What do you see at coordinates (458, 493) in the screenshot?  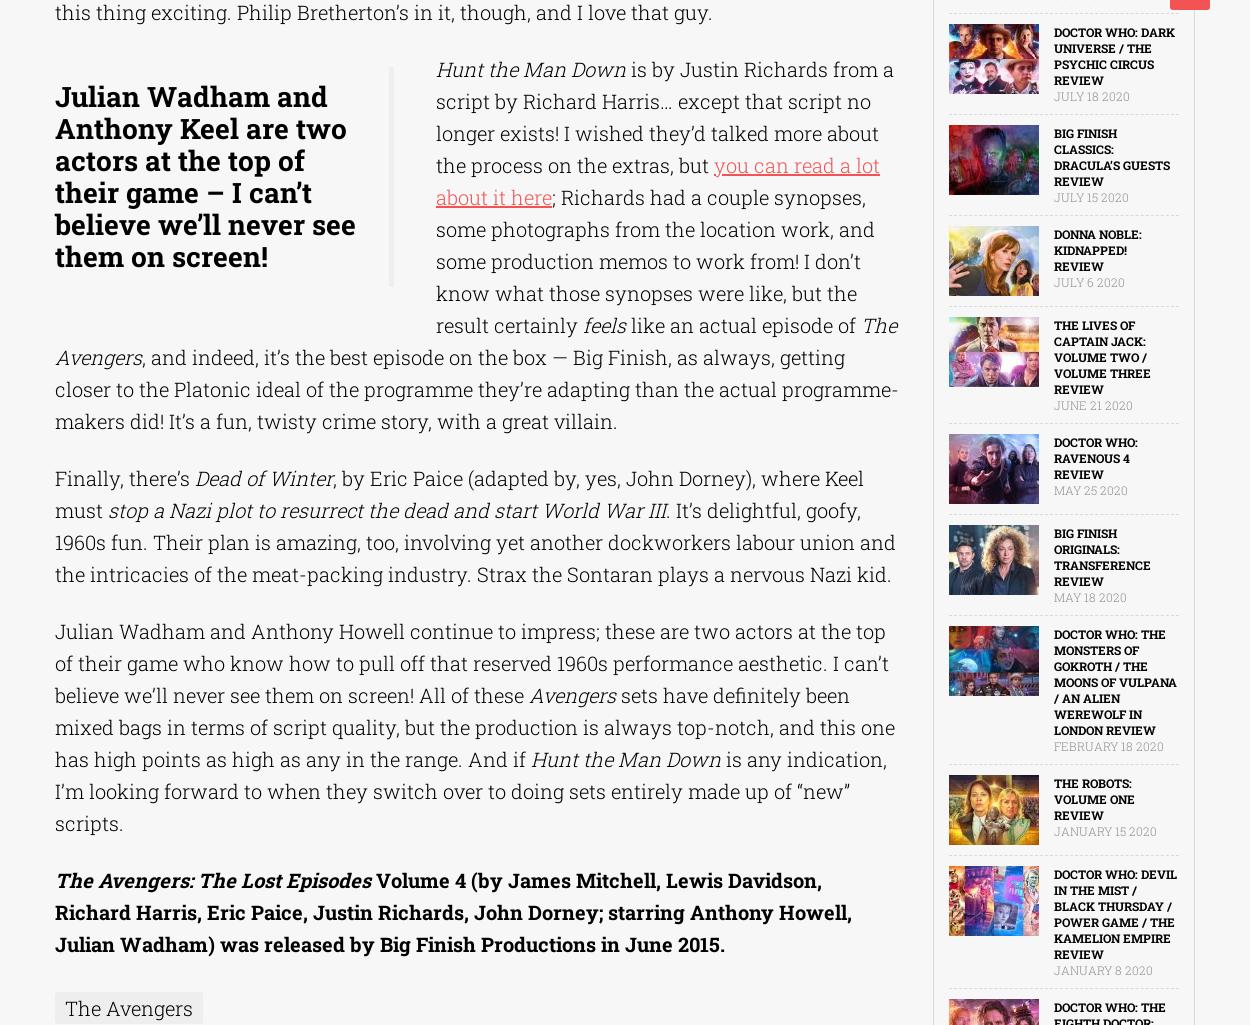 I see `', by Eric Paice (adapted by, yes, John Dorney), where Keel must'` at bounding box center [458, 493].